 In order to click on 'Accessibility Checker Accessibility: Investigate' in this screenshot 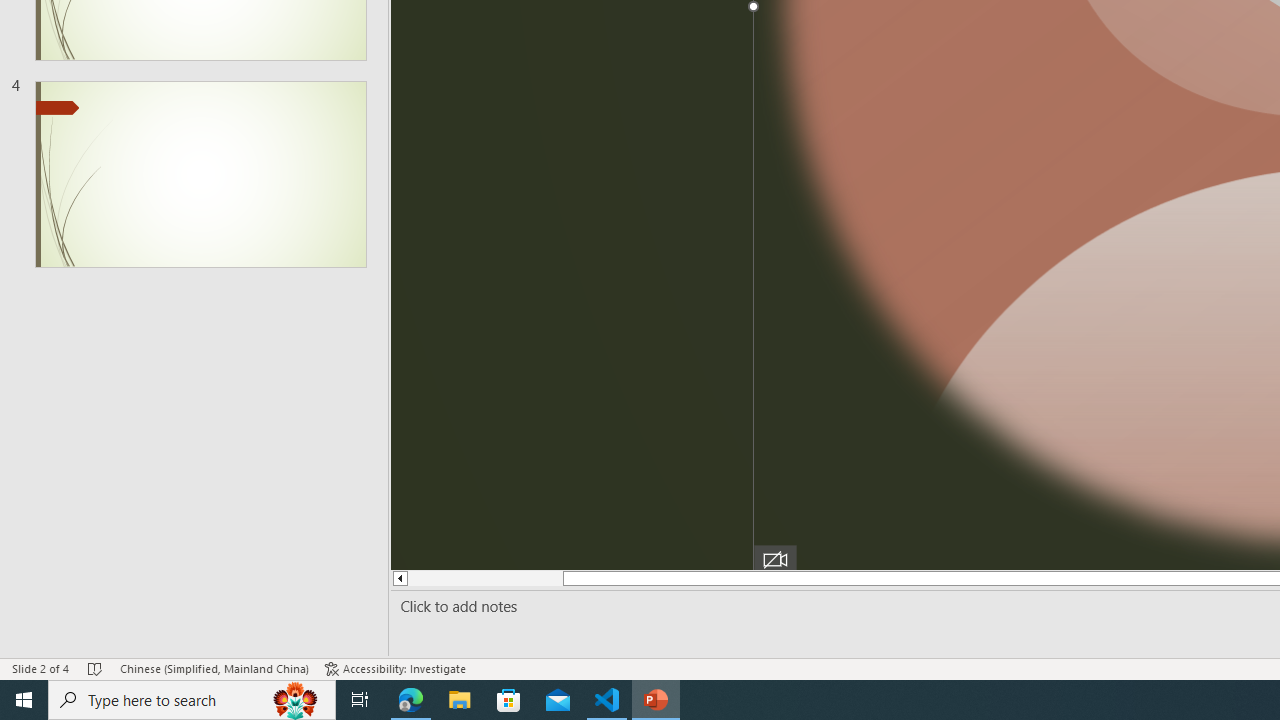, I will do `click(395, 669)`.